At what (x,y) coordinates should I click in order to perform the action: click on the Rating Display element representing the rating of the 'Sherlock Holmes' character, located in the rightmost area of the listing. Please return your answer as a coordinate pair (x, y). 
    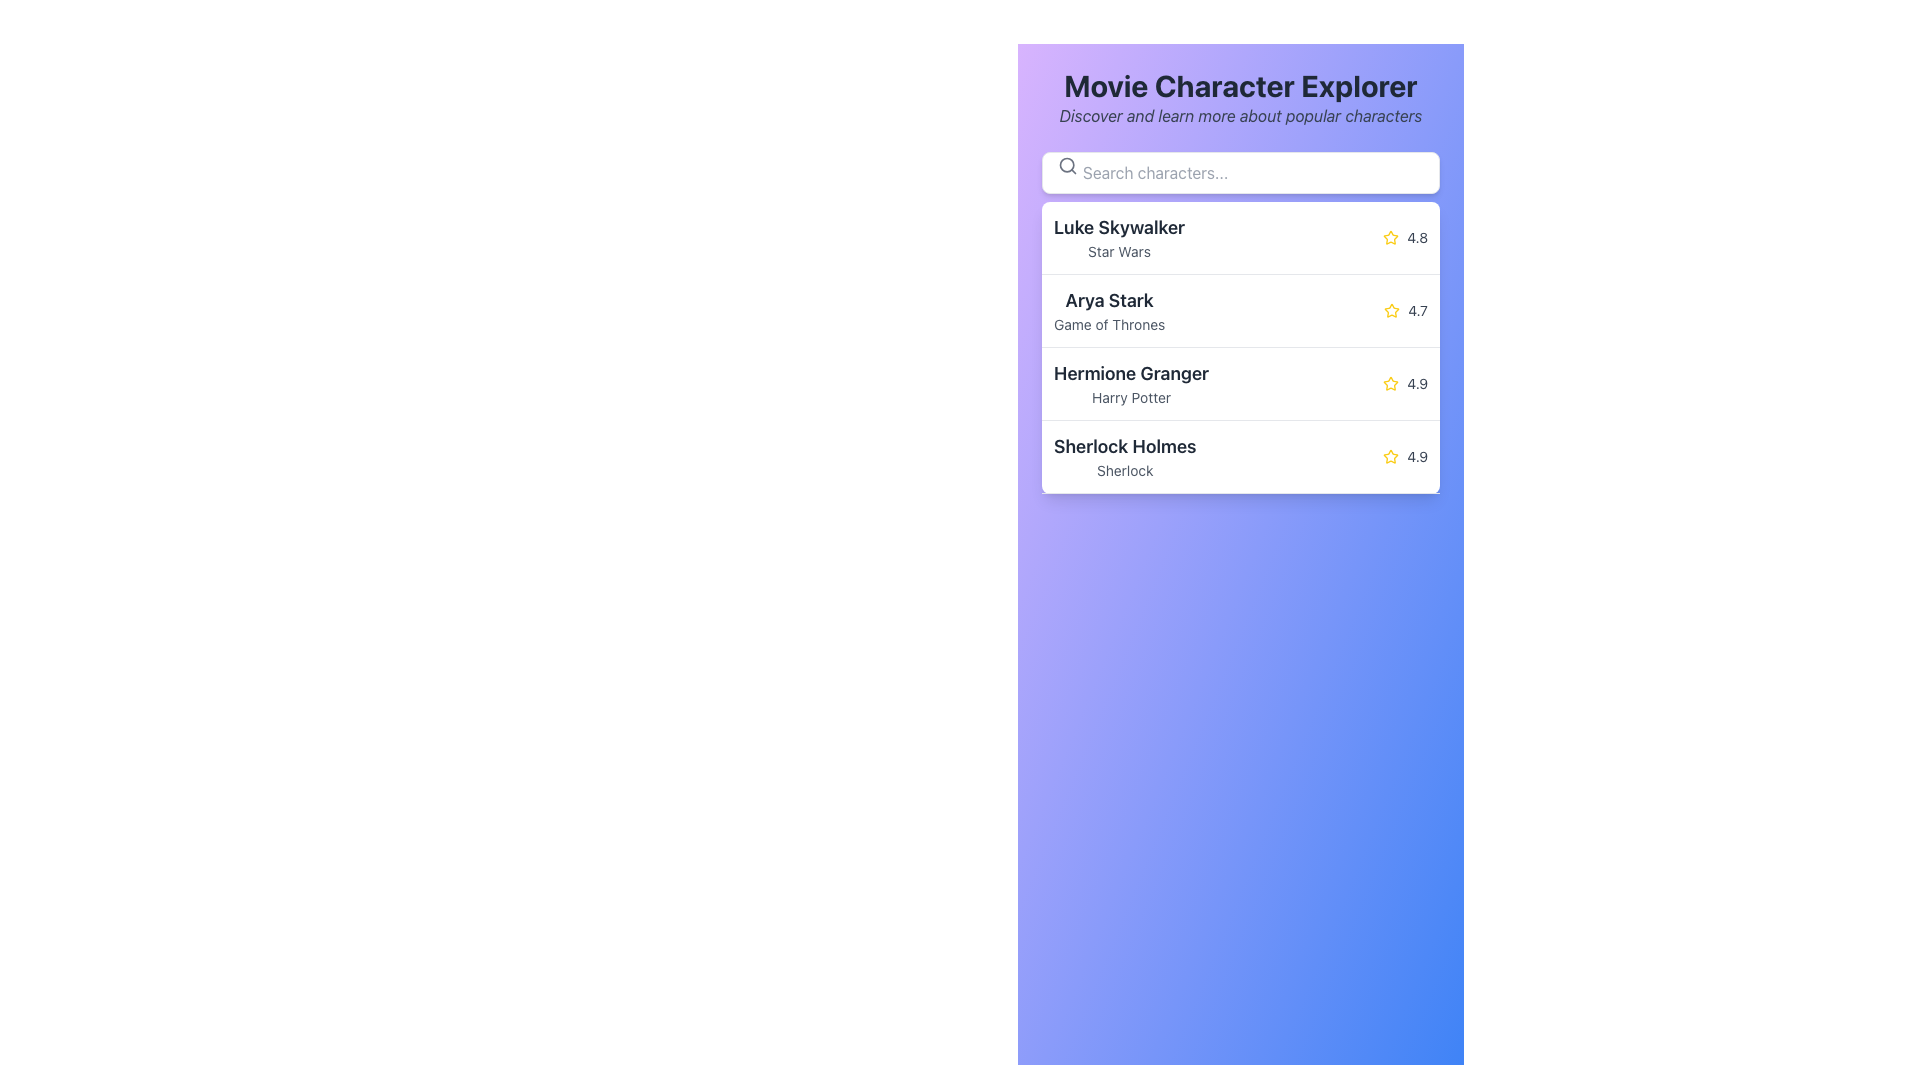
    Looking at the image, I should click on (1404, 456).